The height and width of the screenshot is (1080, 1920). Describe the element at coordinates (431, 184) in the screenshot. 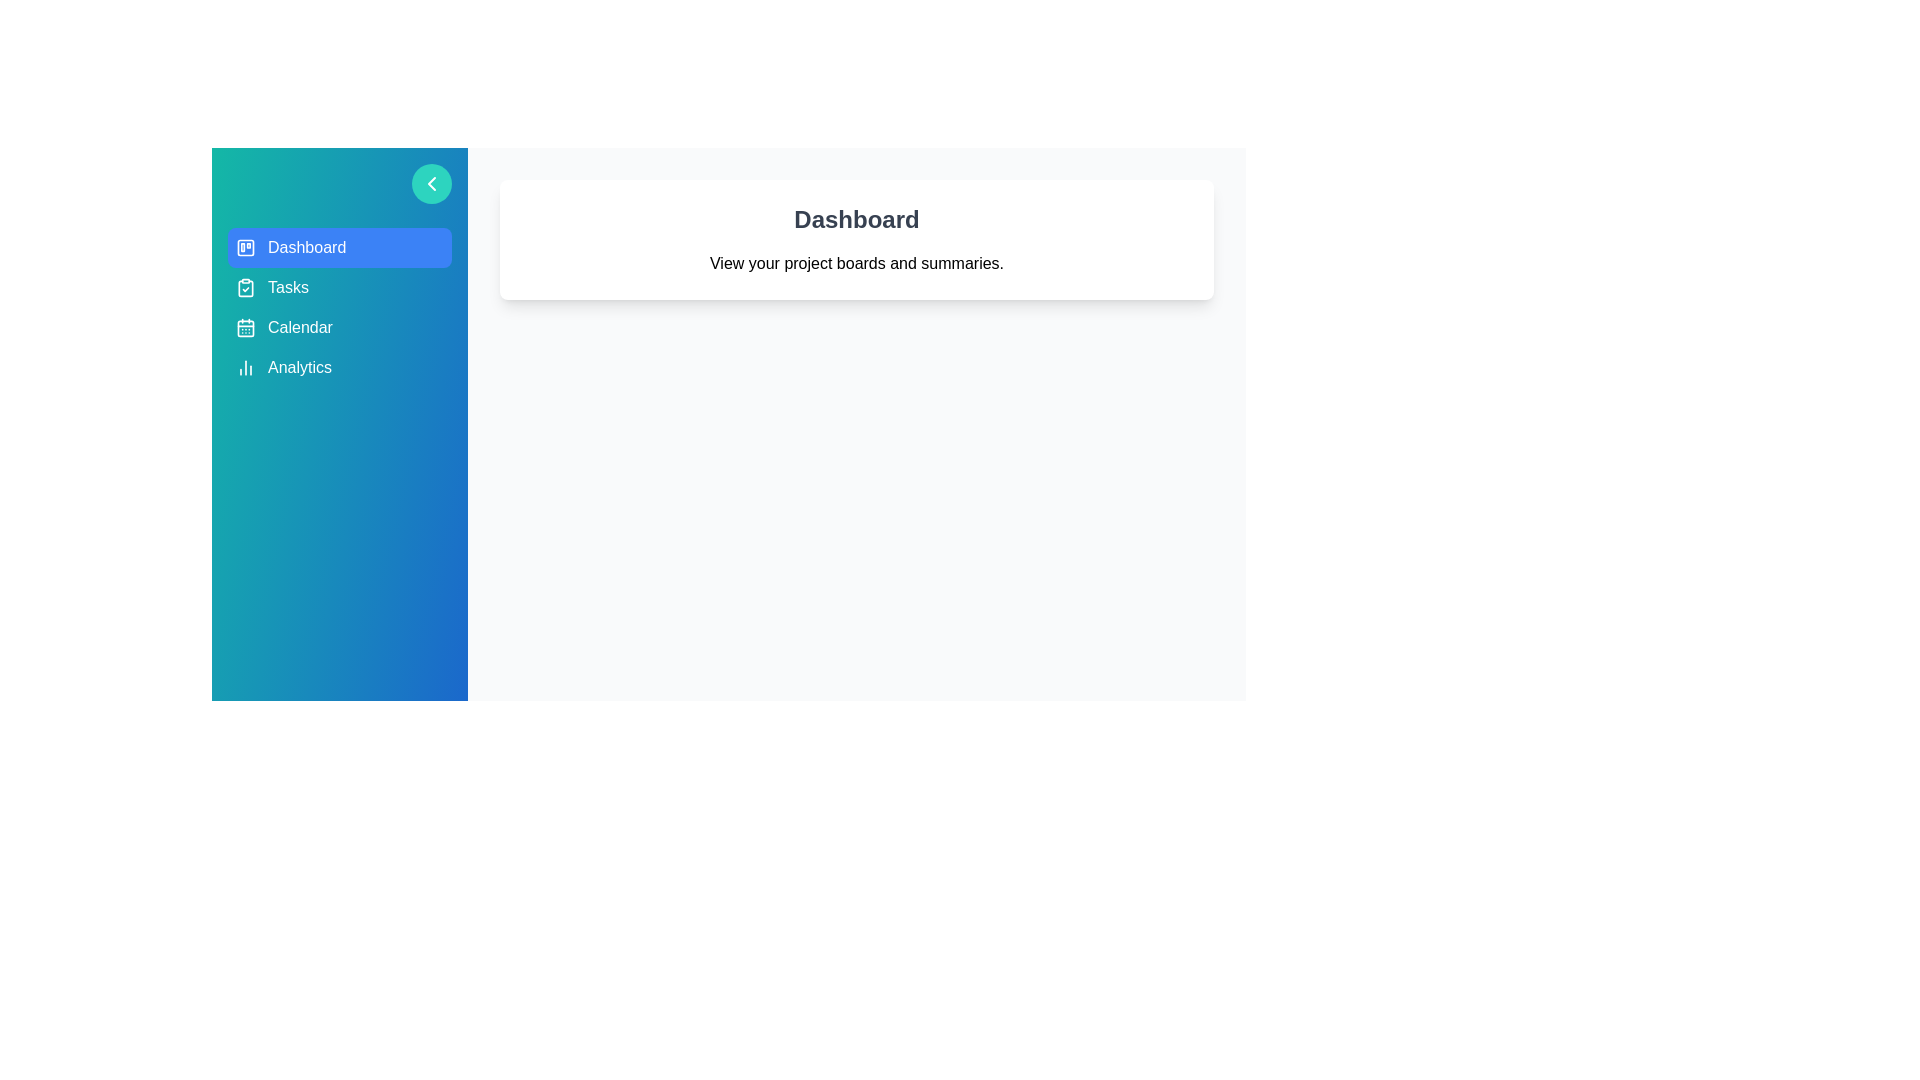

I see `the circular teal button with a leftward chevron icon located in the top right corner of the gradient-colored side navigation bar` at that location.